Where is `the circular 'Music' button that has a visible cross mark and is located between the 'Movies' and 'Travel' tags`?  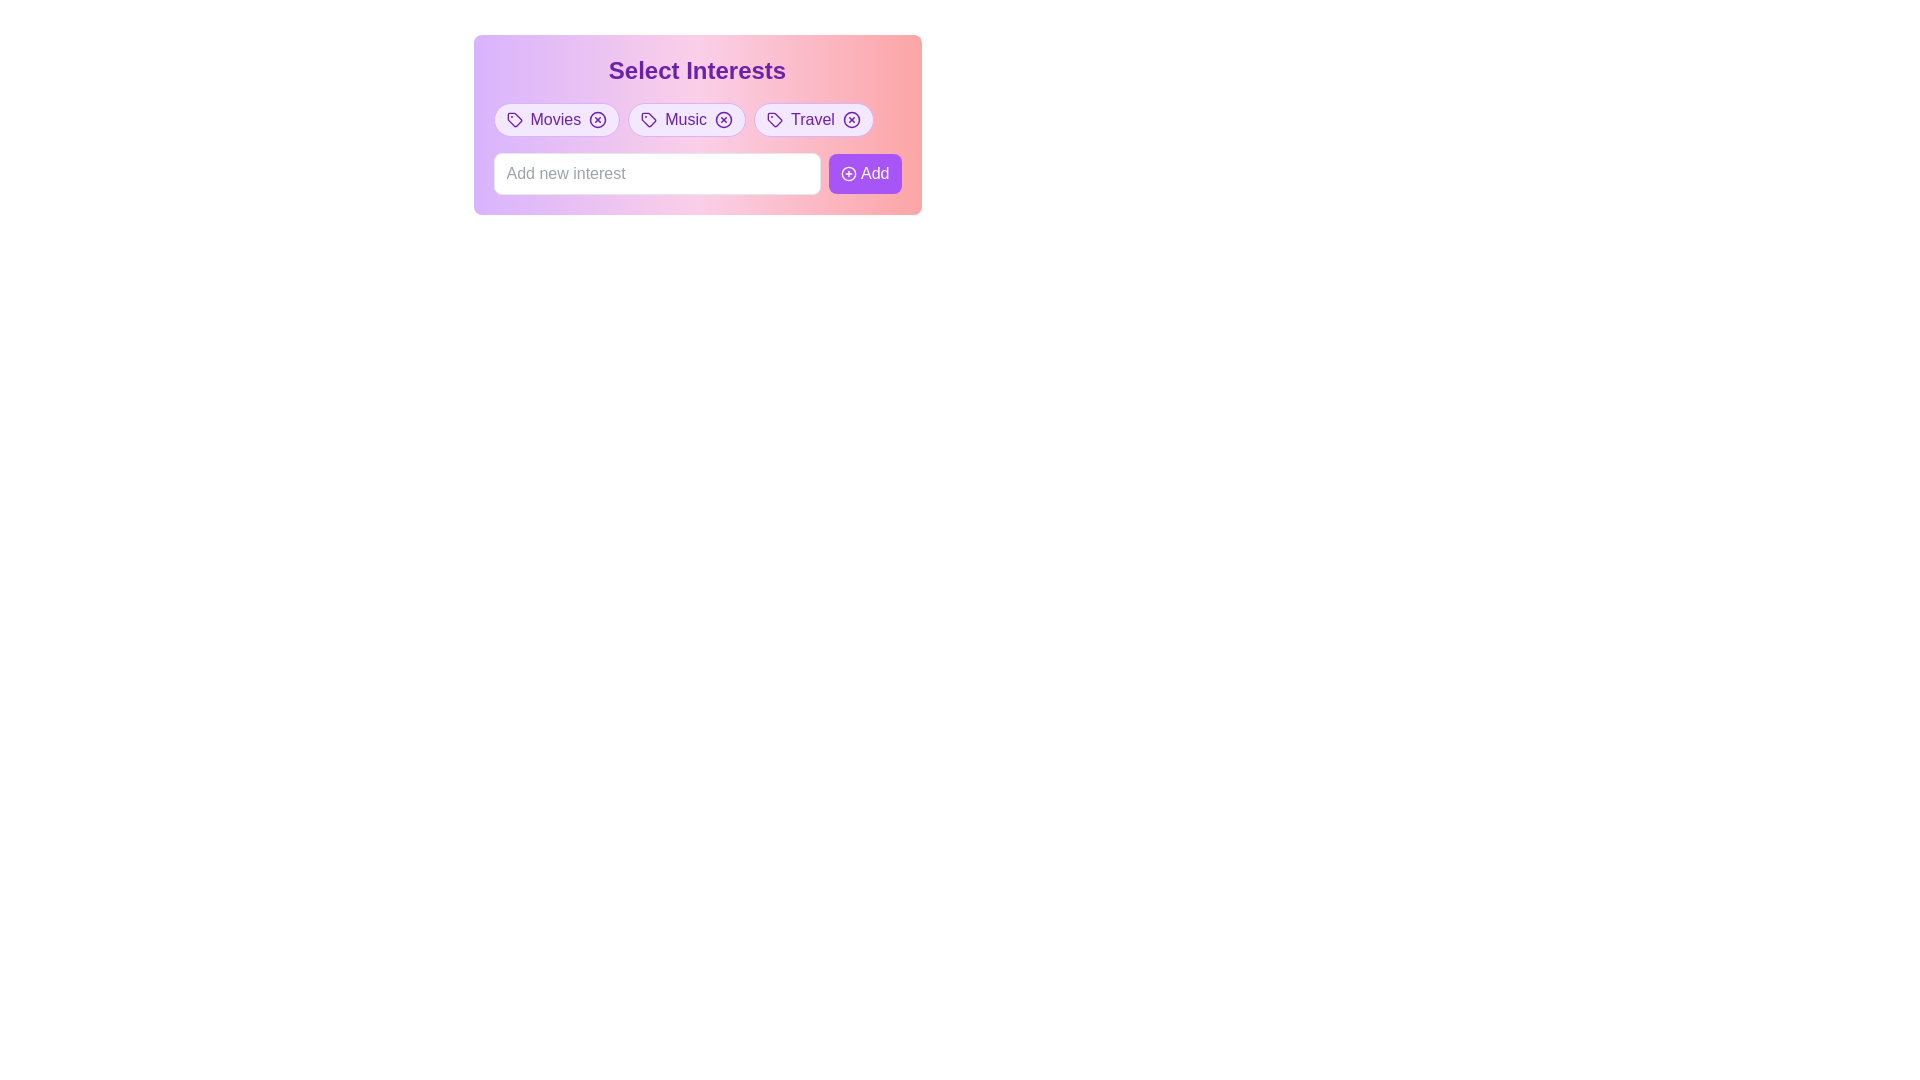
the circular 'Music' button that has a visible cross mark and is located between the 'Movies' and 'Travel' tags is located at coordinates (723, 119).